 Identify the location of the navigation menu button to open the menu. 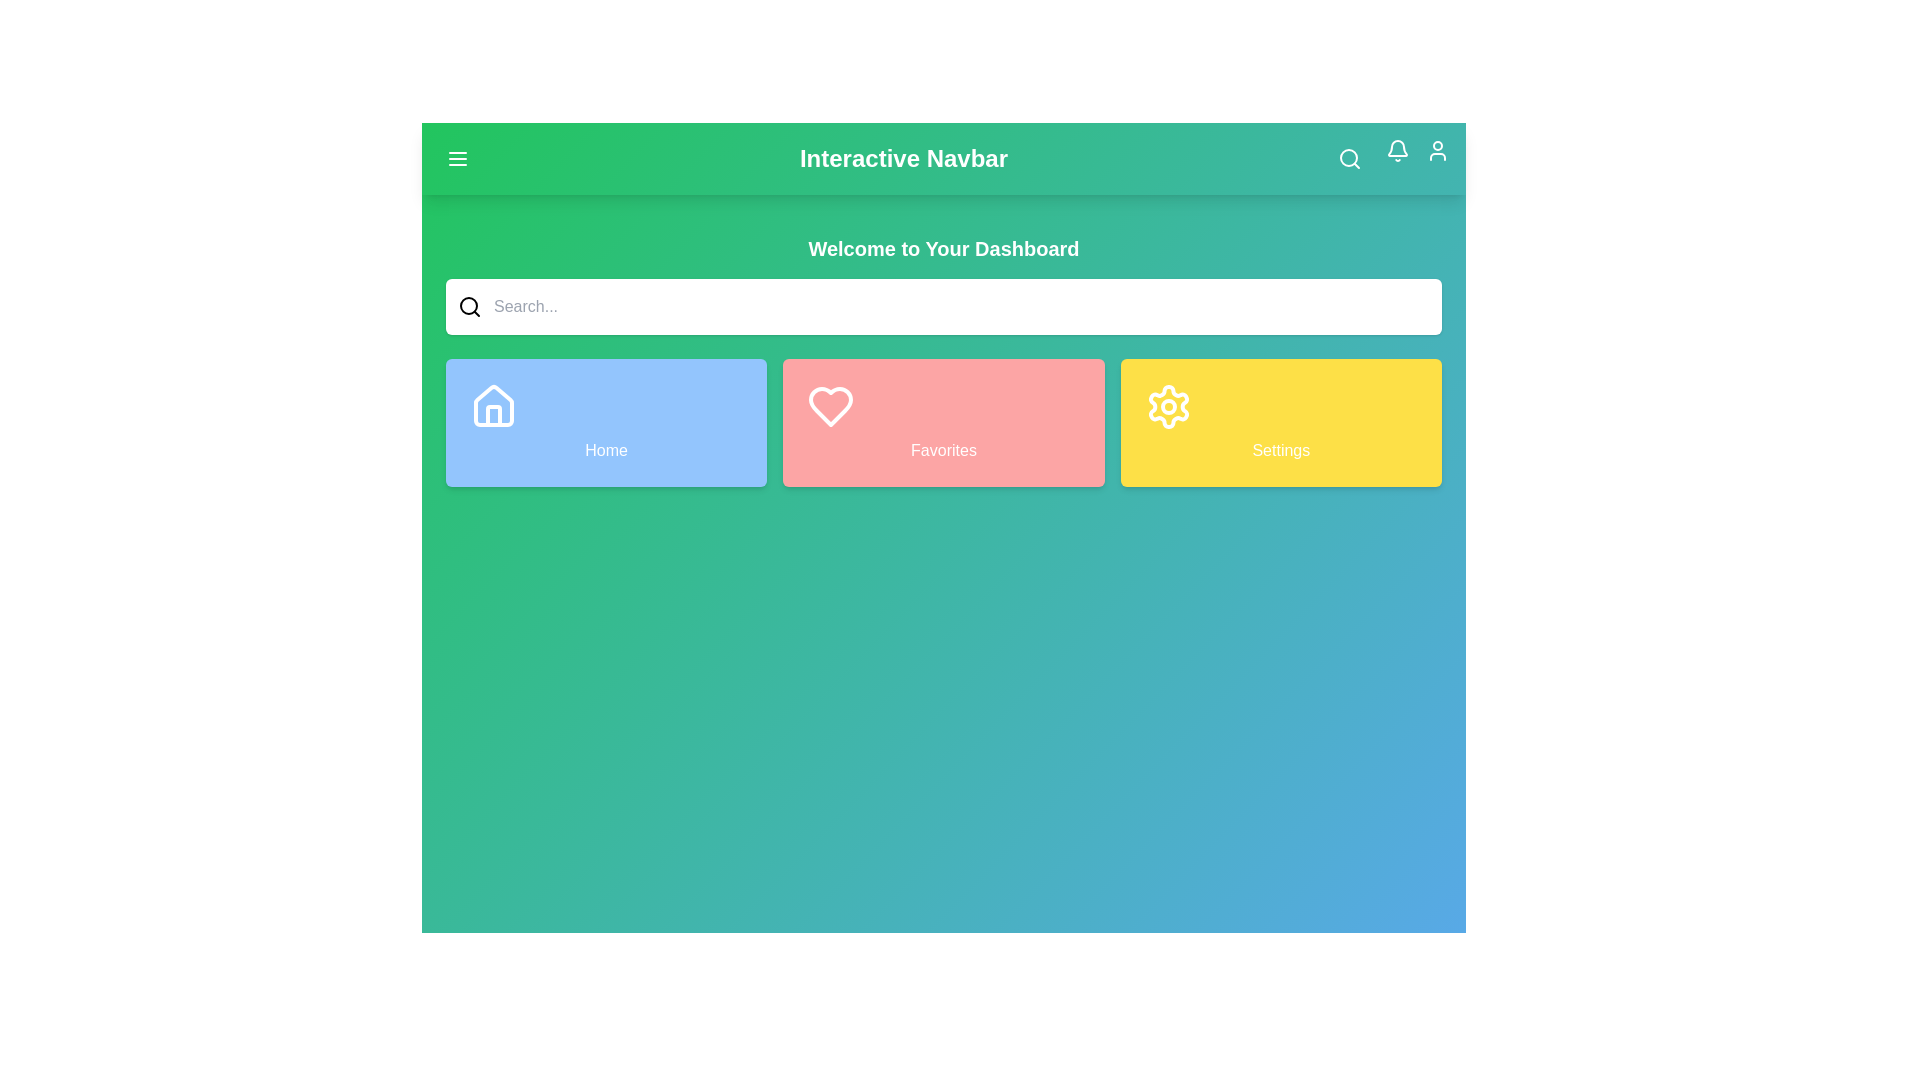
(456, 157).